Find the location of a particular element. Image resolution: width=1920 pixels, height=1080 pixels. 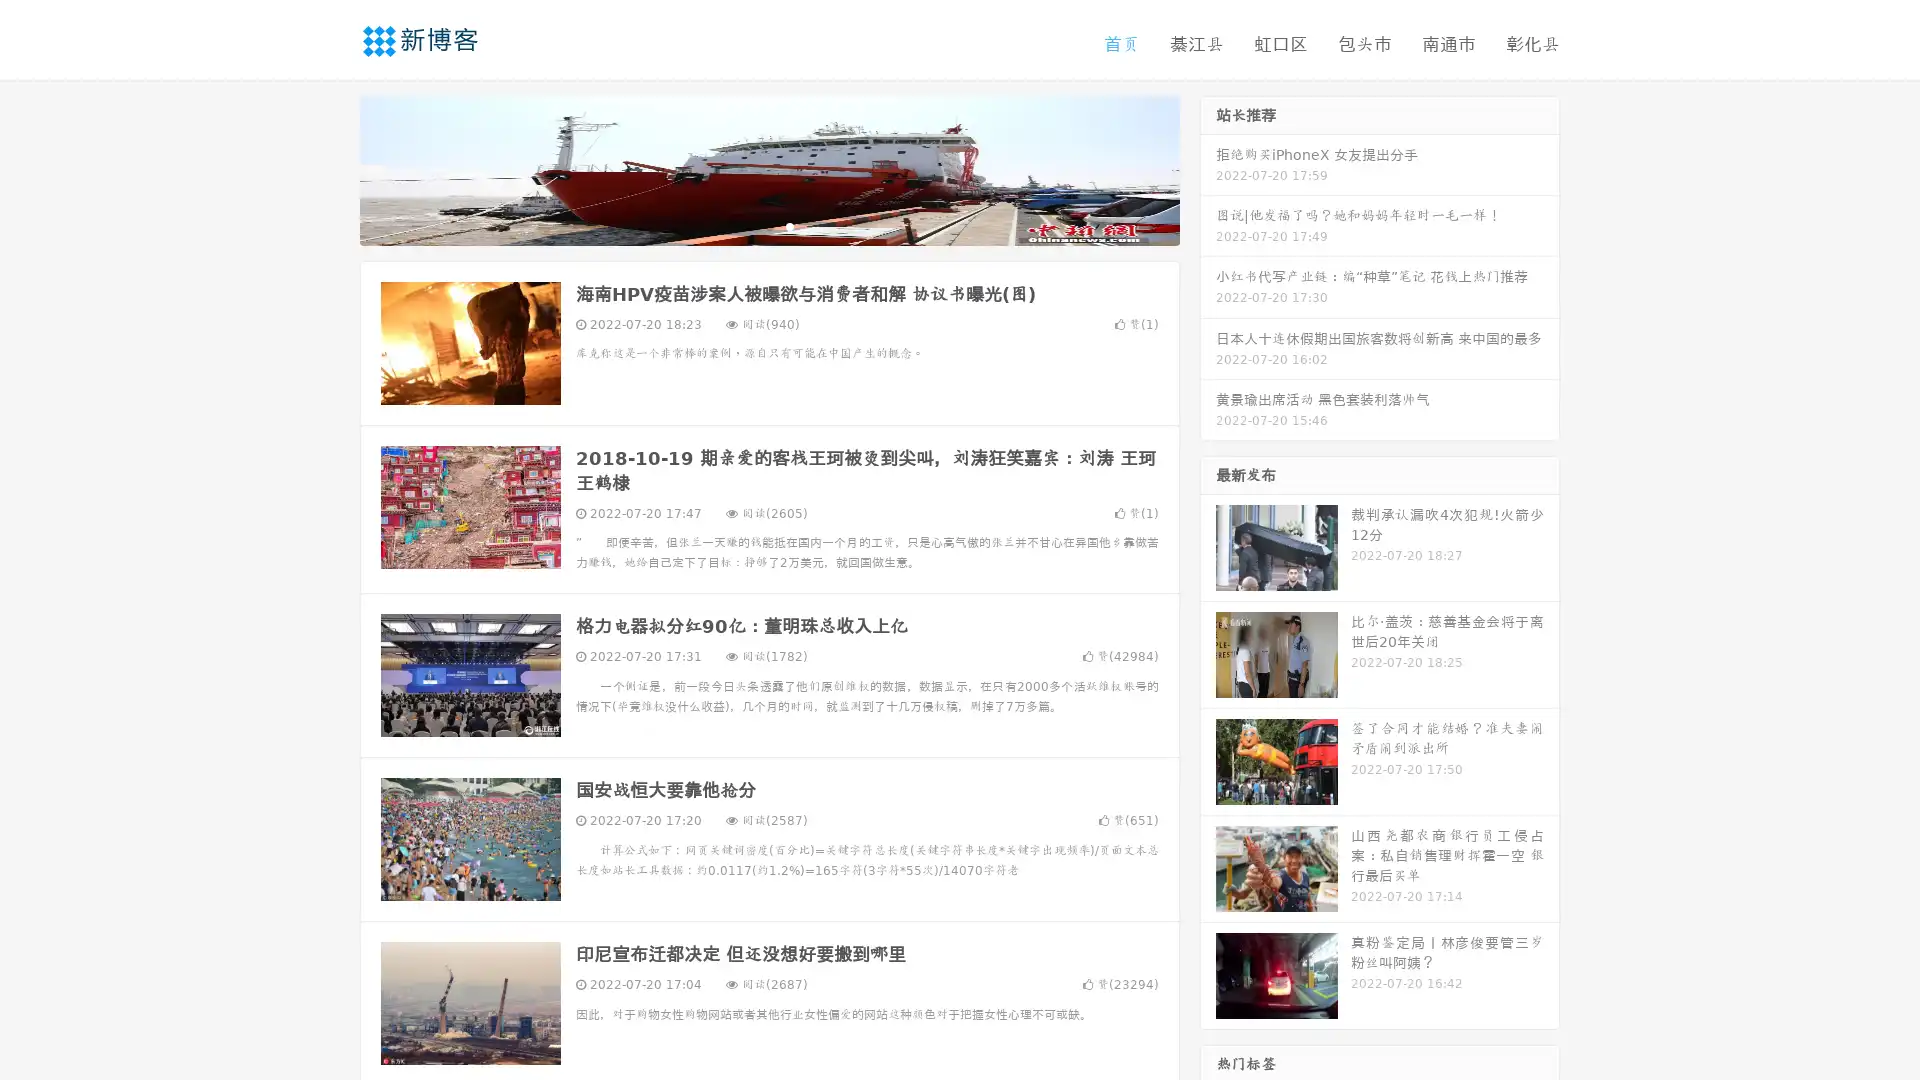

Go to slide 3 is located at coordinates (789, 225).